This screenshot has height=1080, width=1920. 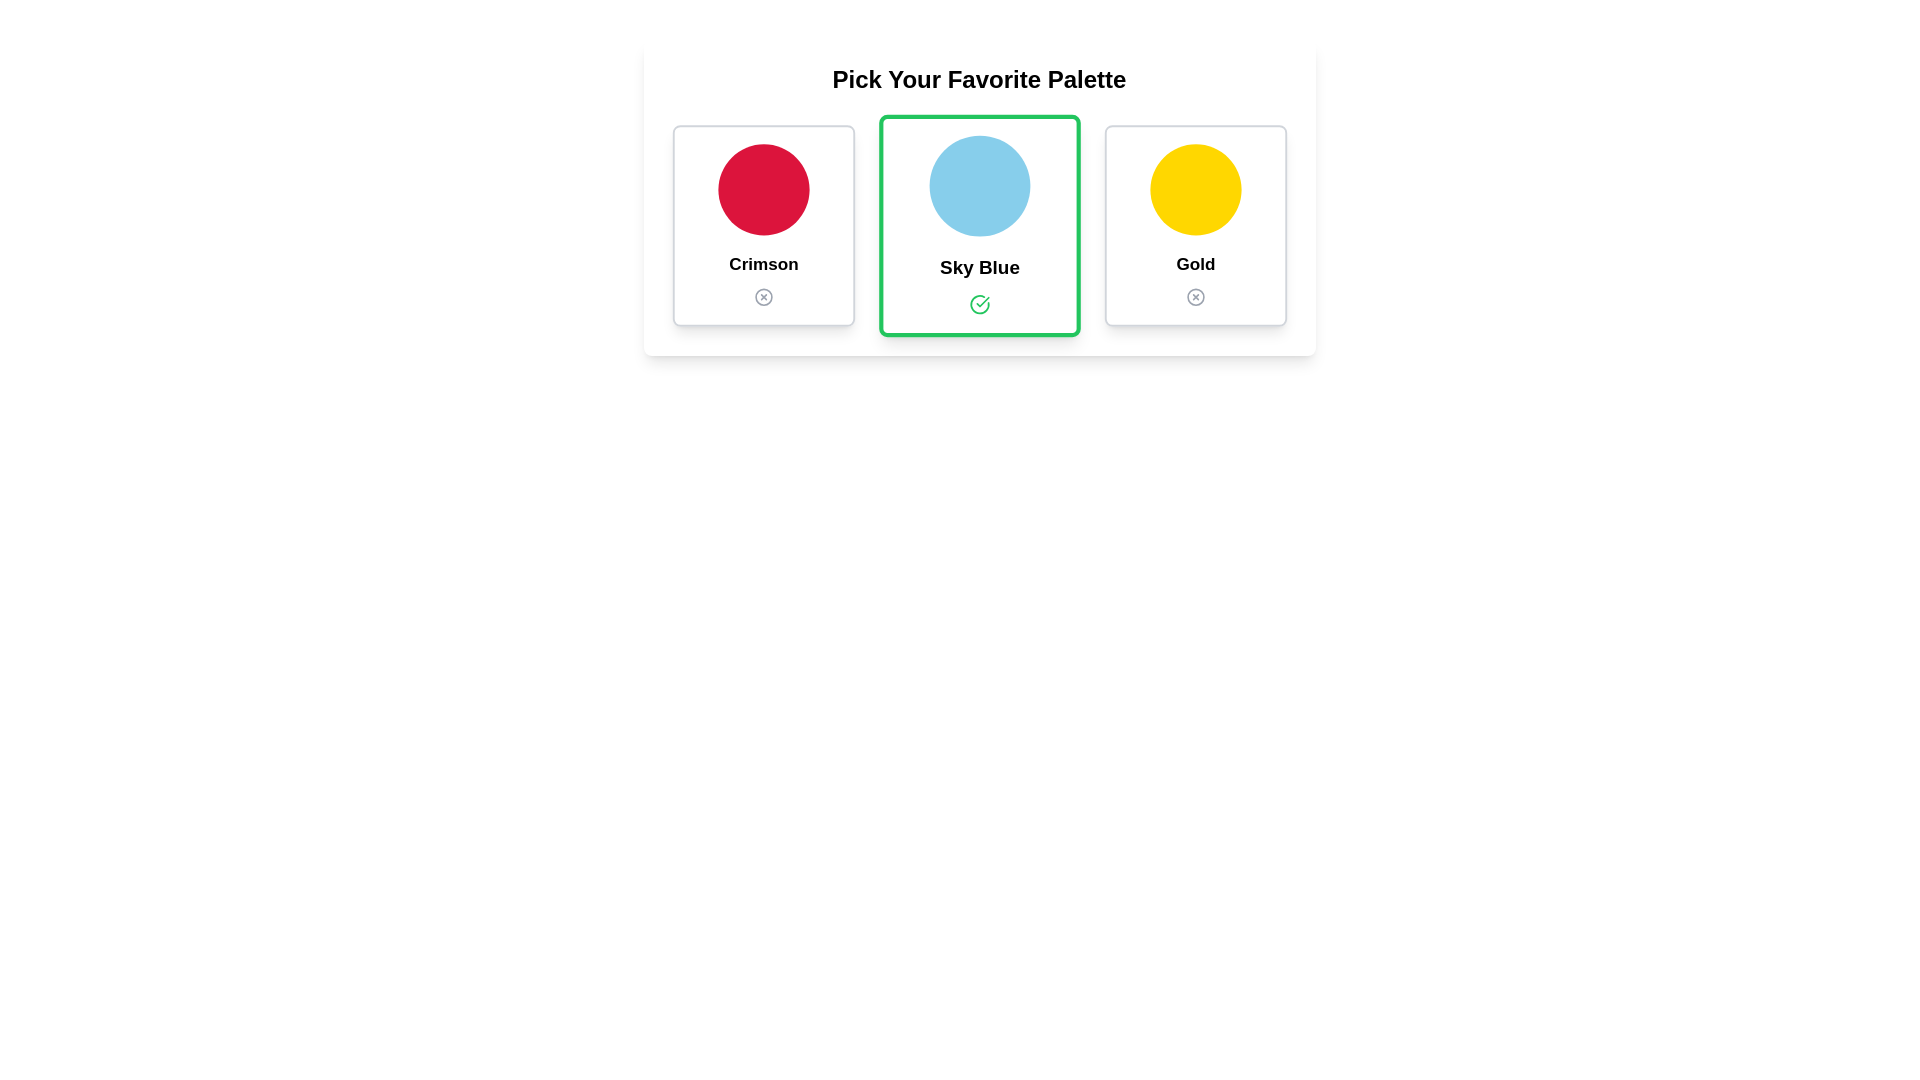 I want to click on the palette Crimson, so click(x=762, y=225).